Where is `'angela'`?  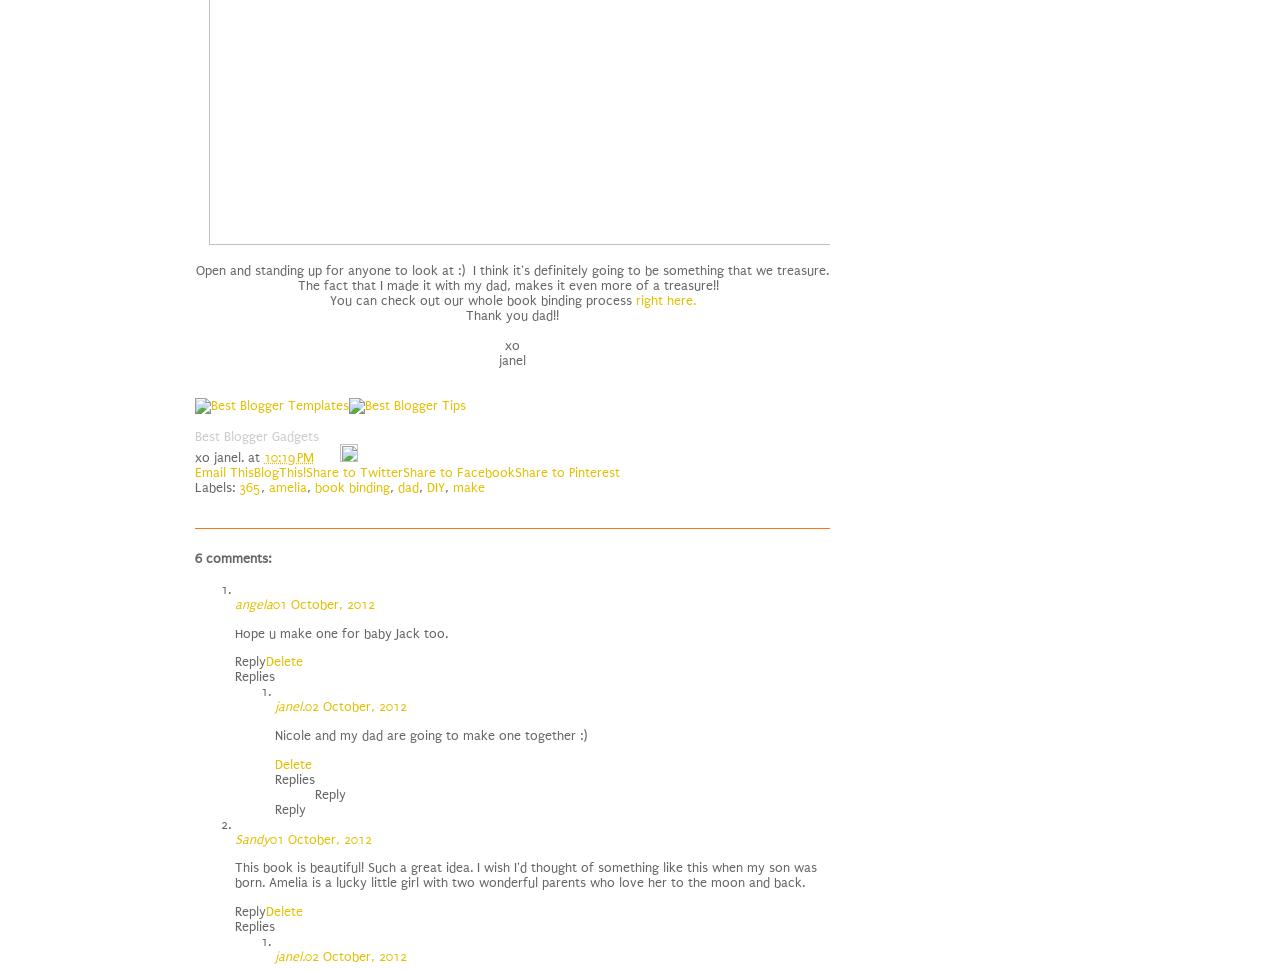 'angela' is located at coordinates (252, 604).